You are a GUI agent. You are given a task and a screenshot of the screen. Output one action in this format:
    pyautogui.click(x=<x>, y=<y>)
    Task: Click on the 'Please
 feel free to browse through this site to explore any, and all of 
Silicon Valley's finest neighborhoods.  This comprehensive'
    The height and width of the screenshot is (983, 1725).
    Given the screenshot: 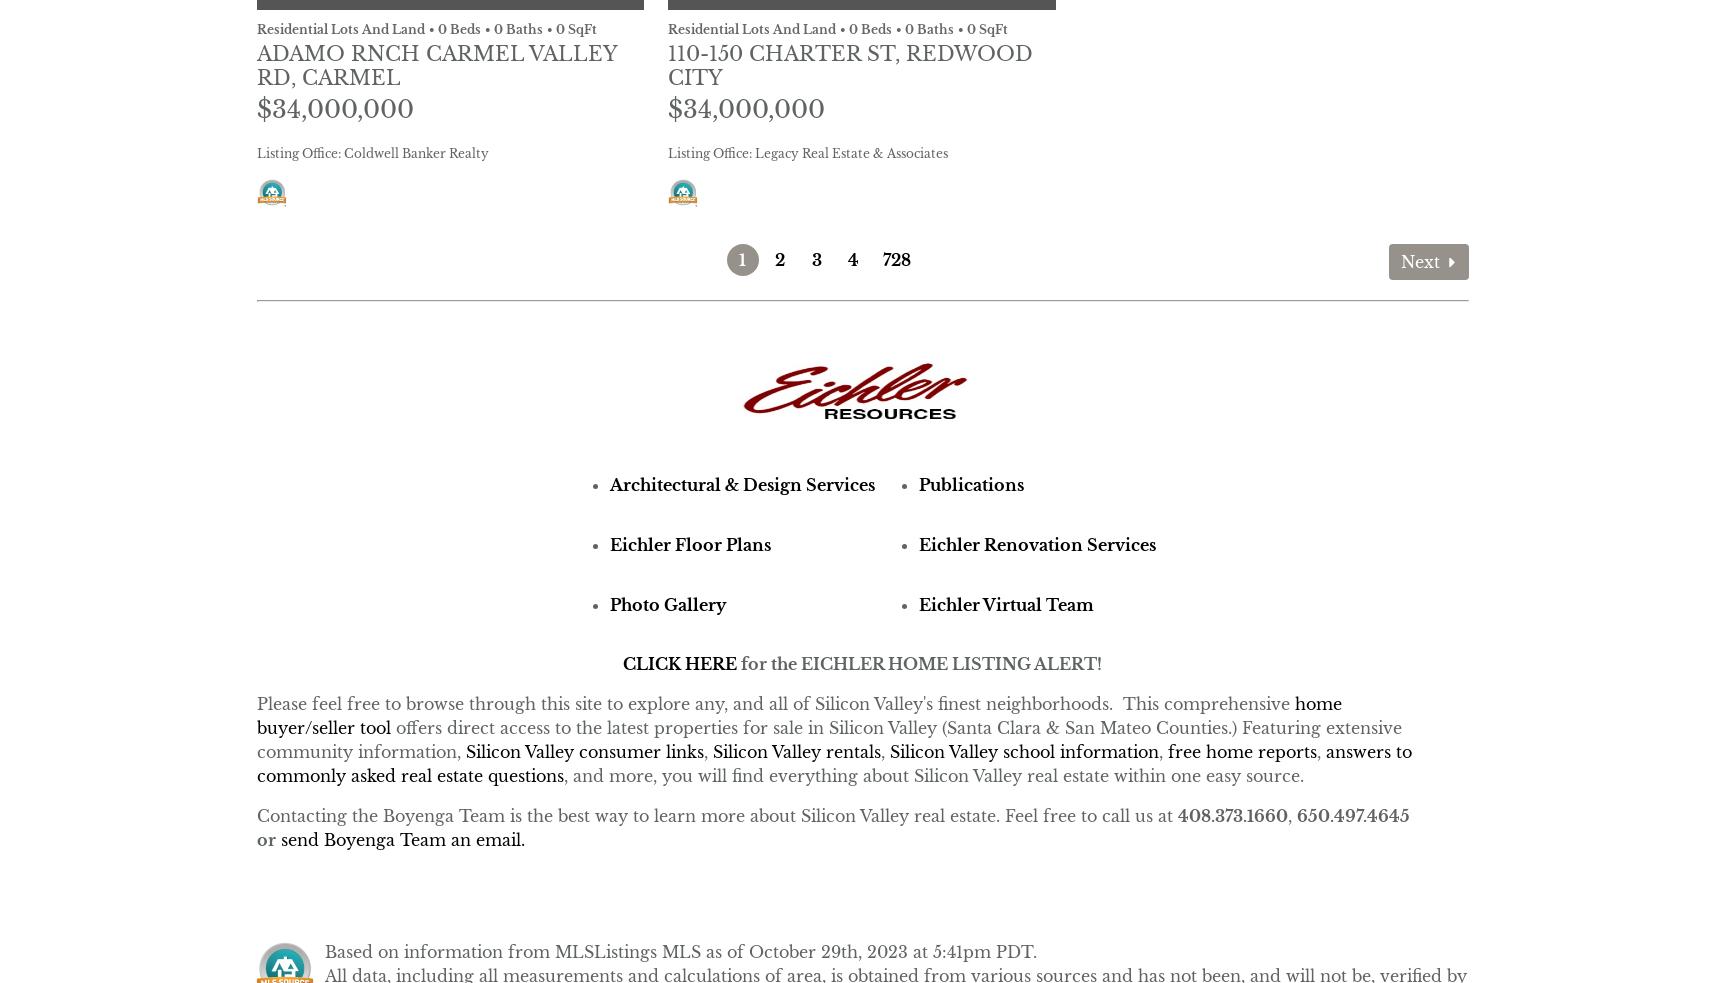 What is the action you would take?
    pyautogui.click(x=254, y=703)
    